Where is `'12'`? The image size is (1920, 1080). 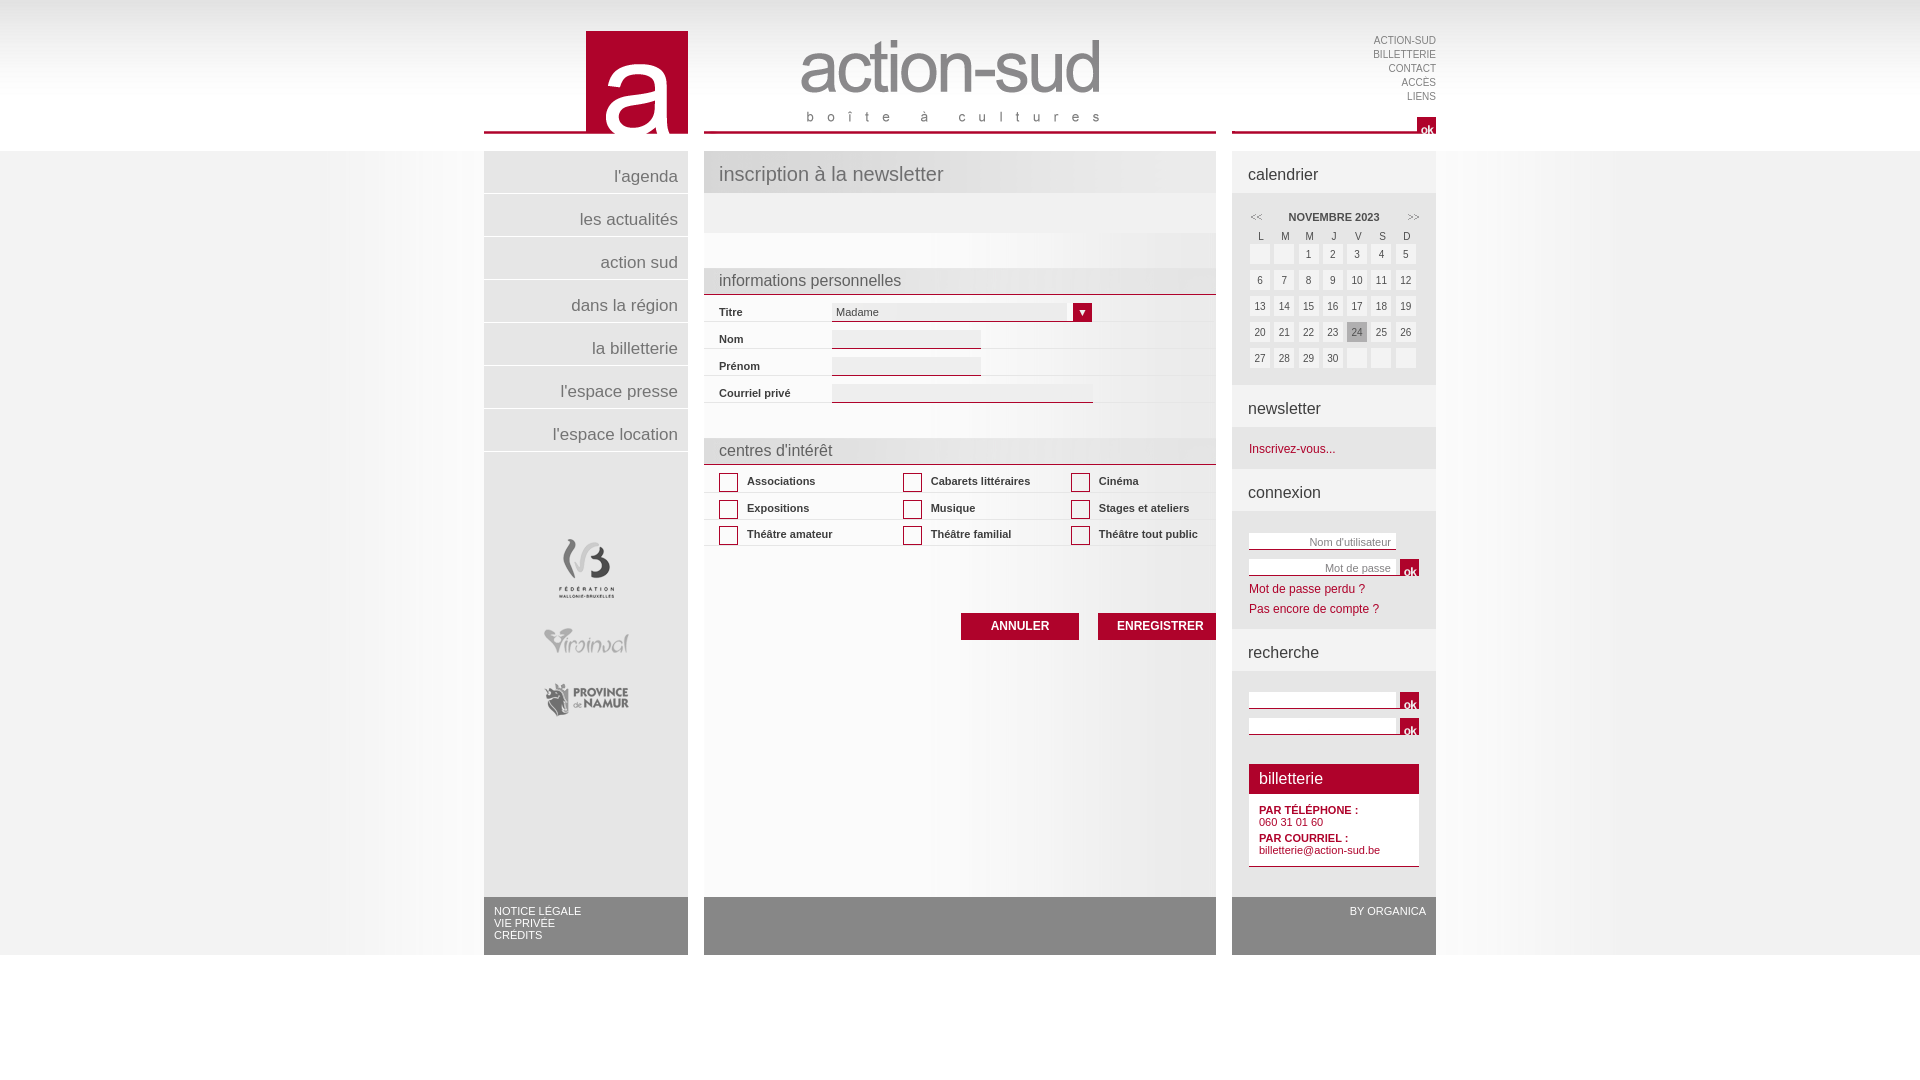
'12' is located at coordinates (1405, 280).